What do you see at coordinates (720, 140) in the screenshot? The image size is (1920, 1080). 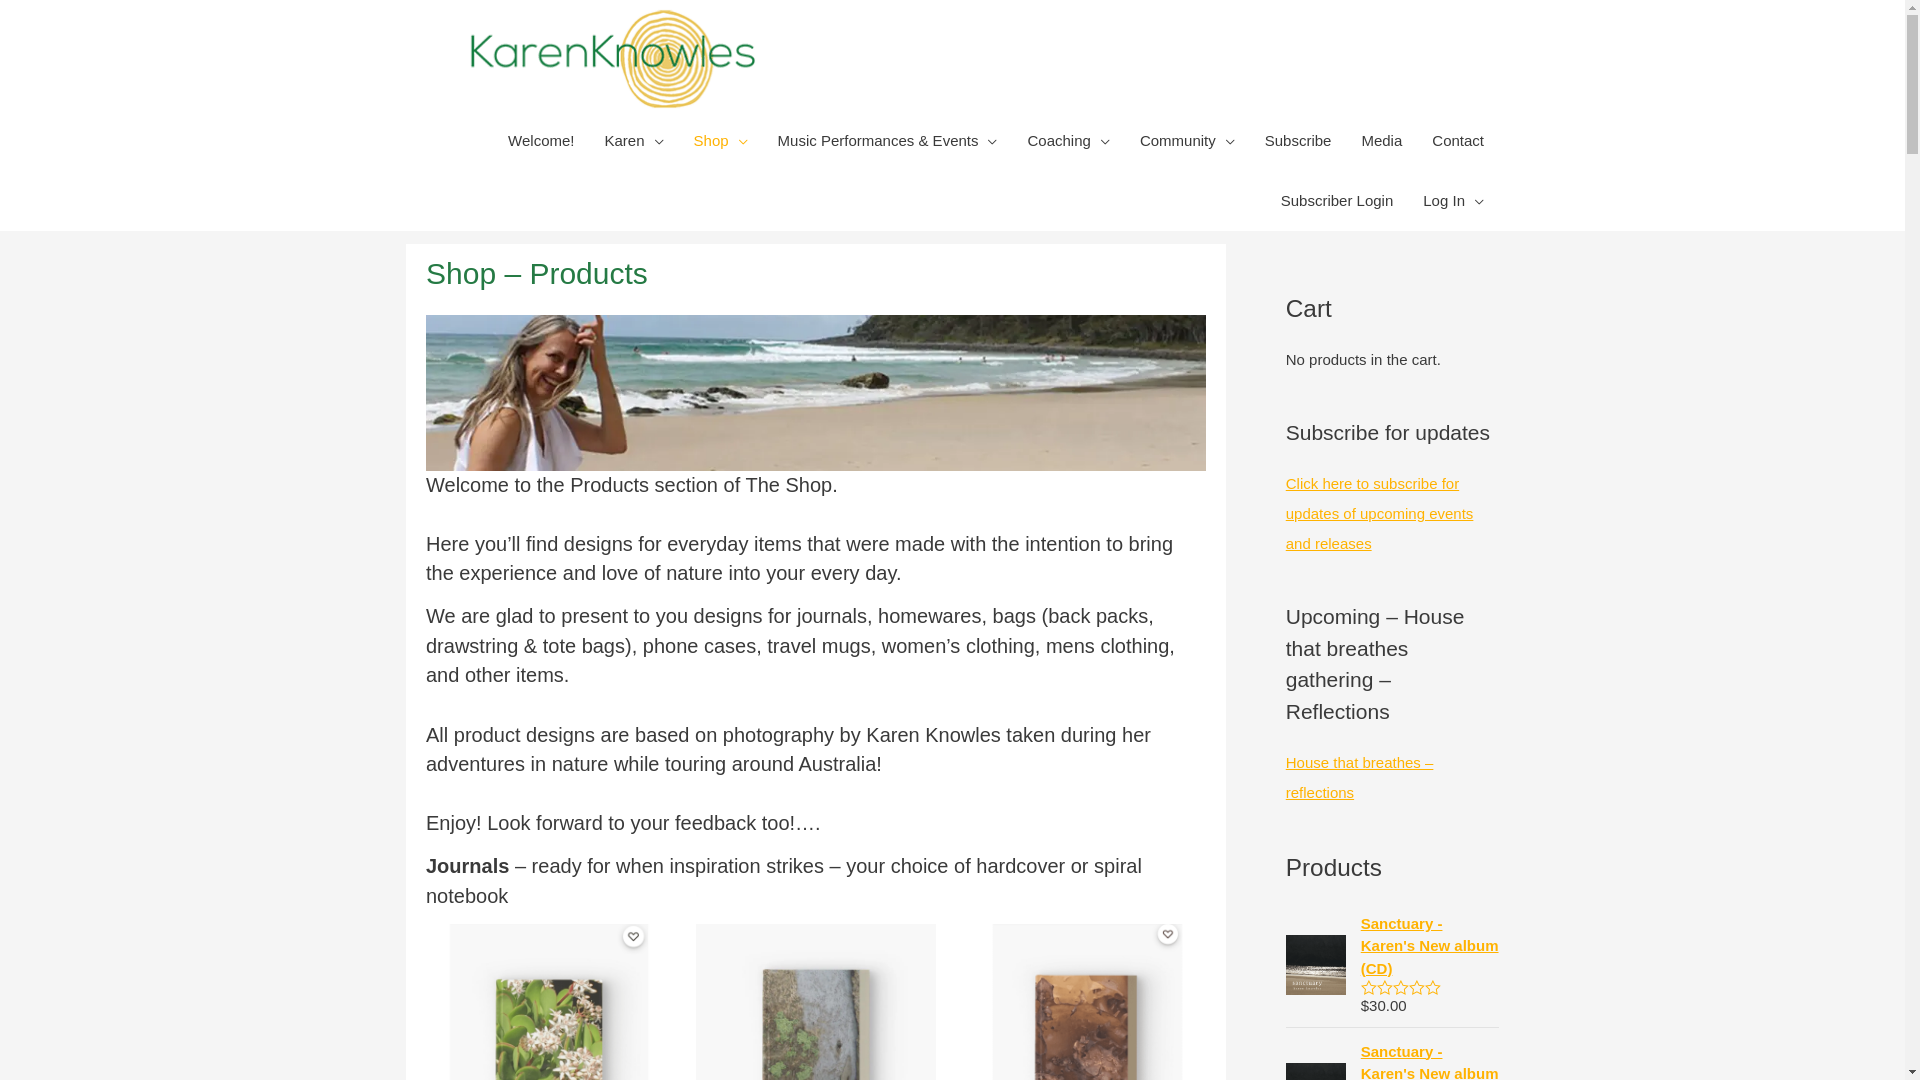 I see `'Shop'` at bounding box center [720, 140].